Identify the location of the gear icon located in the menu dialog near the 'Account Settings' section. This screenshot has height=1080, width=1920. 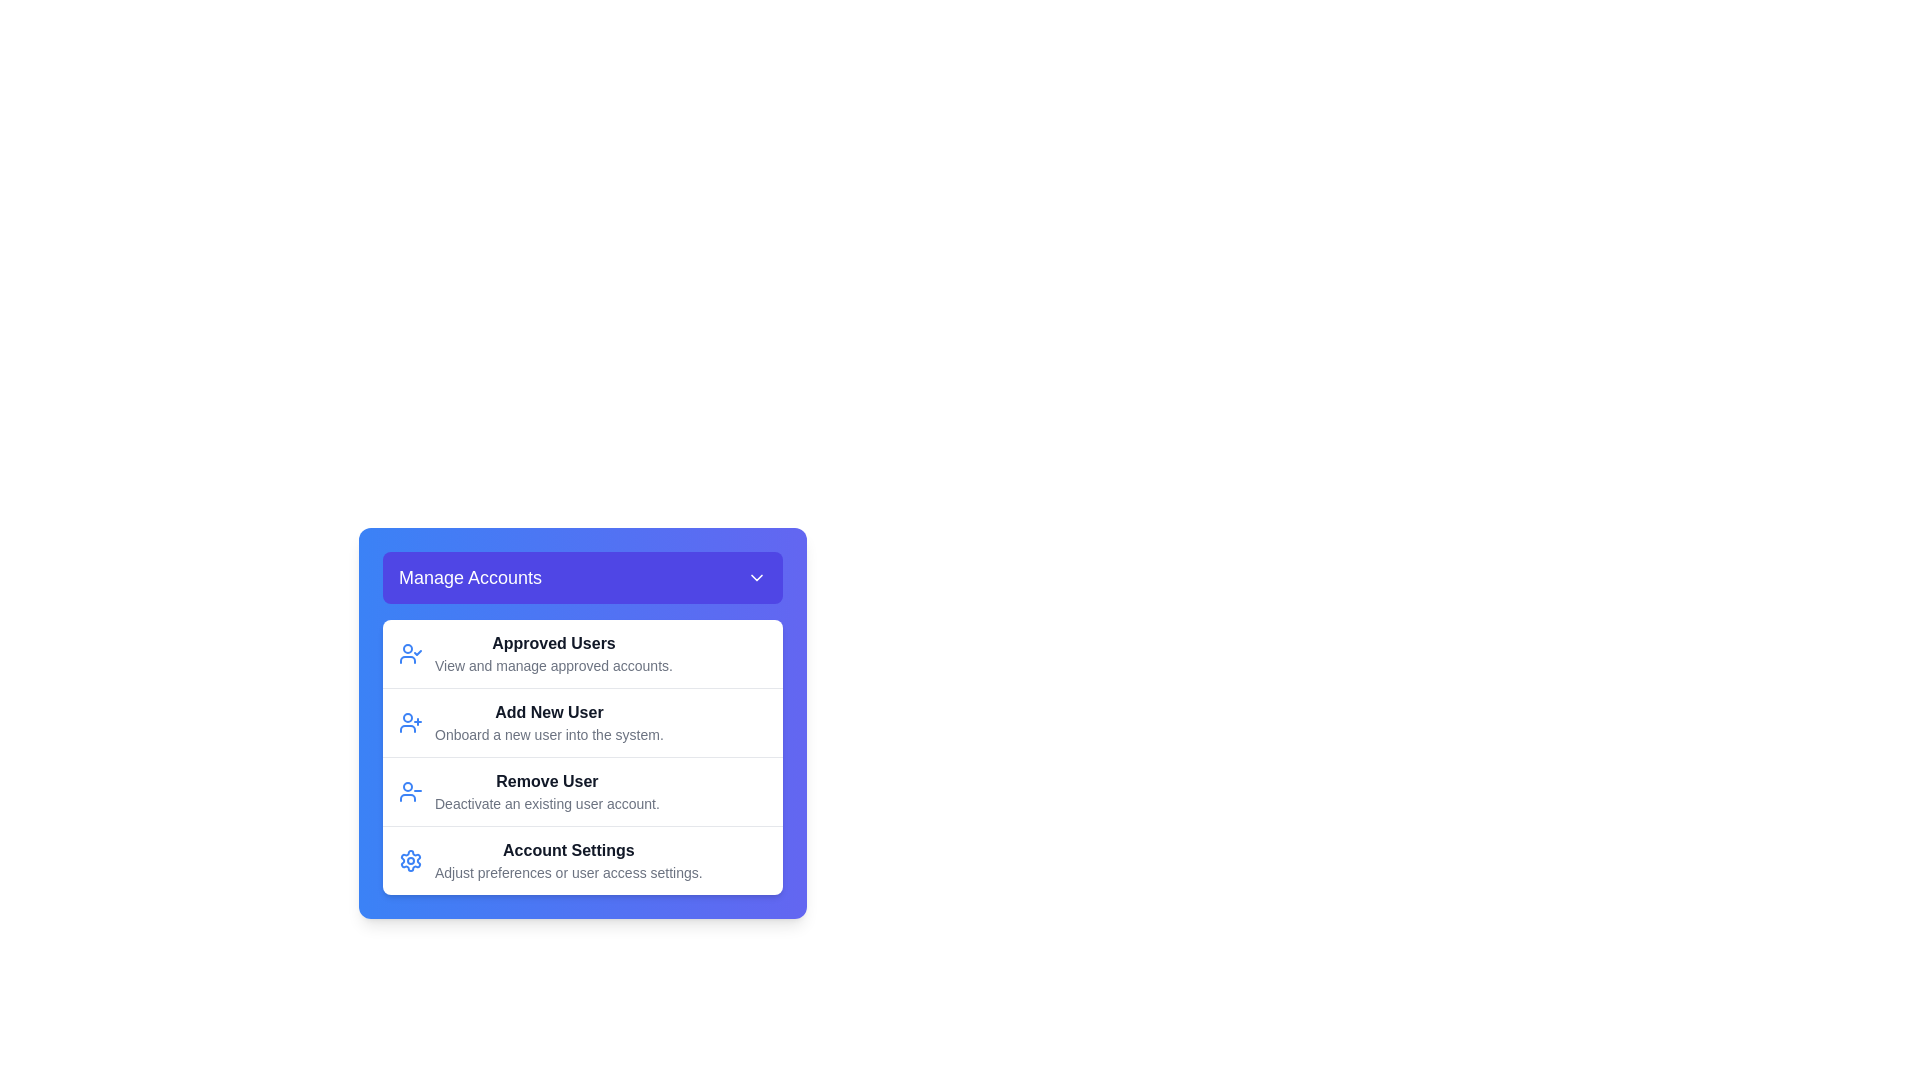
(410, 859).